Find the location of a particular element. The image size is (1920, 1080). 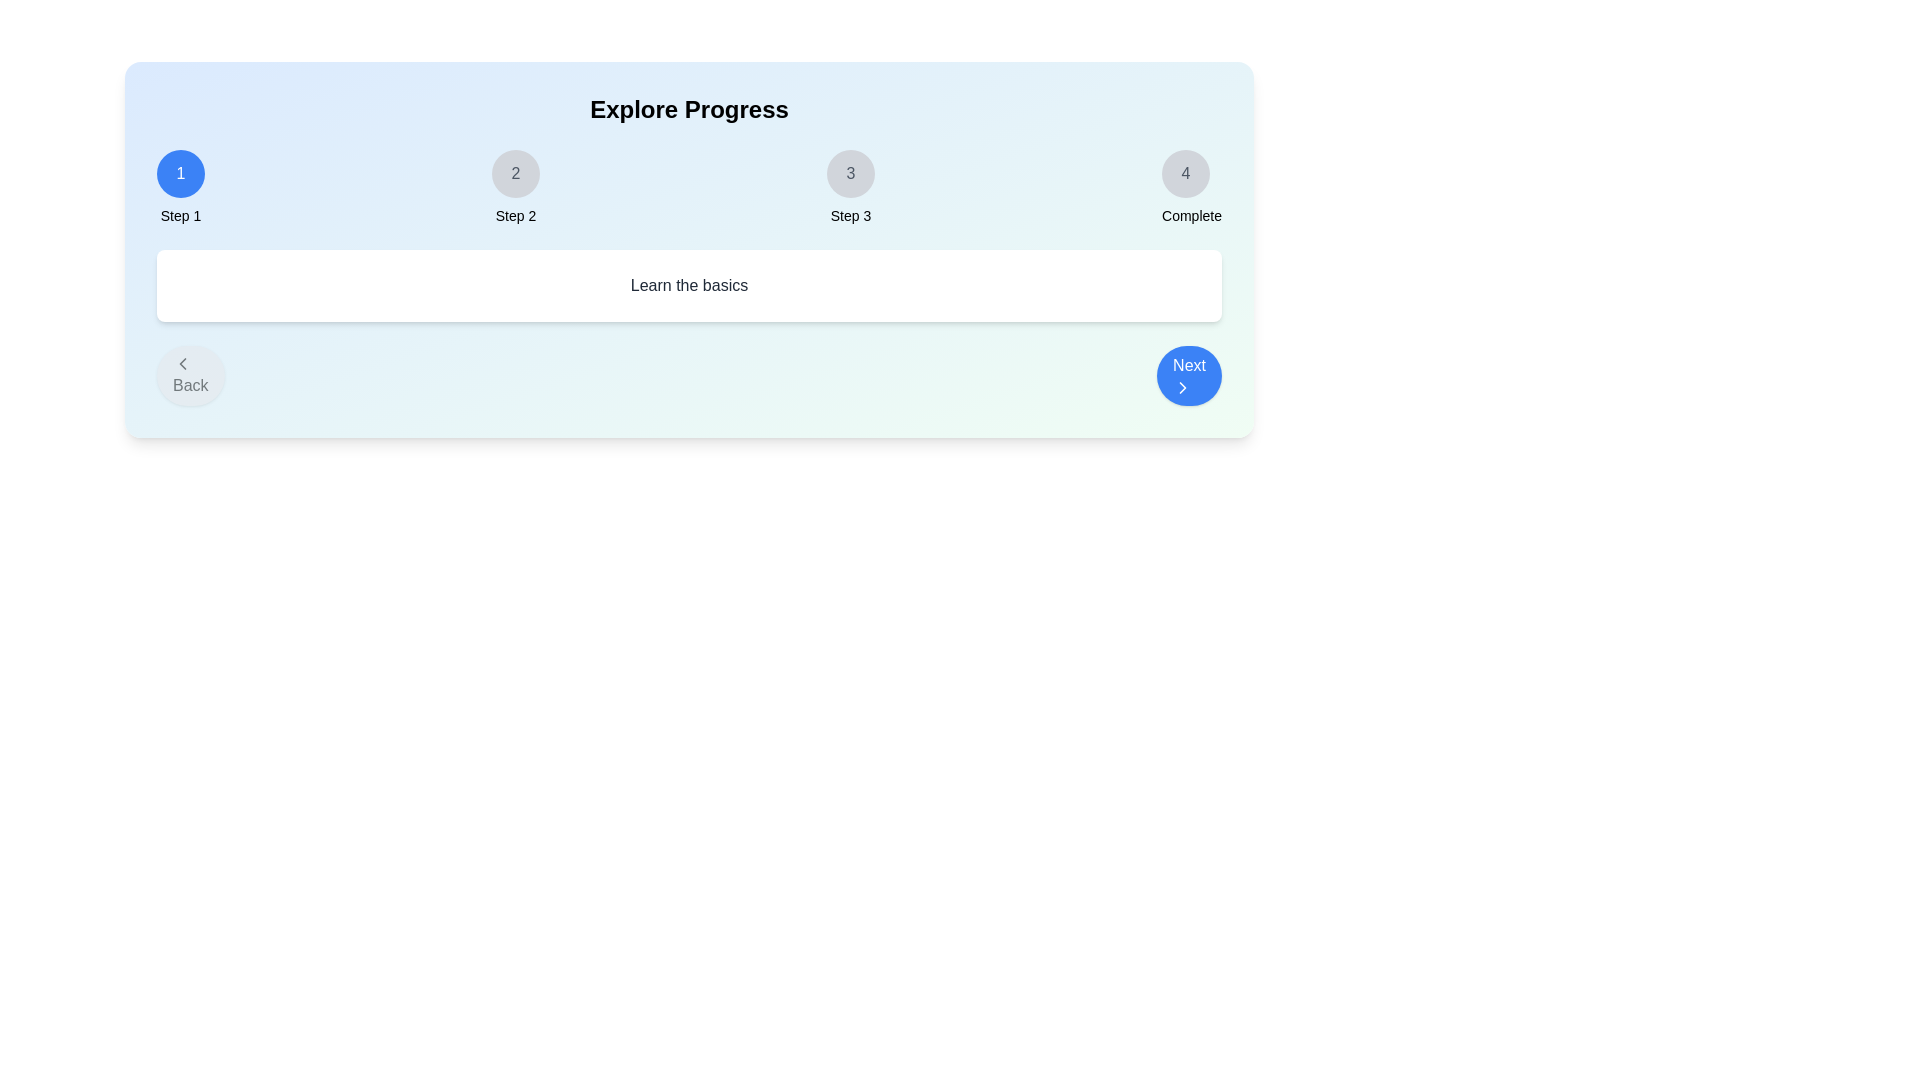

the step indicator for Complete to navigate to that step is located at coordinates (1185, 172).